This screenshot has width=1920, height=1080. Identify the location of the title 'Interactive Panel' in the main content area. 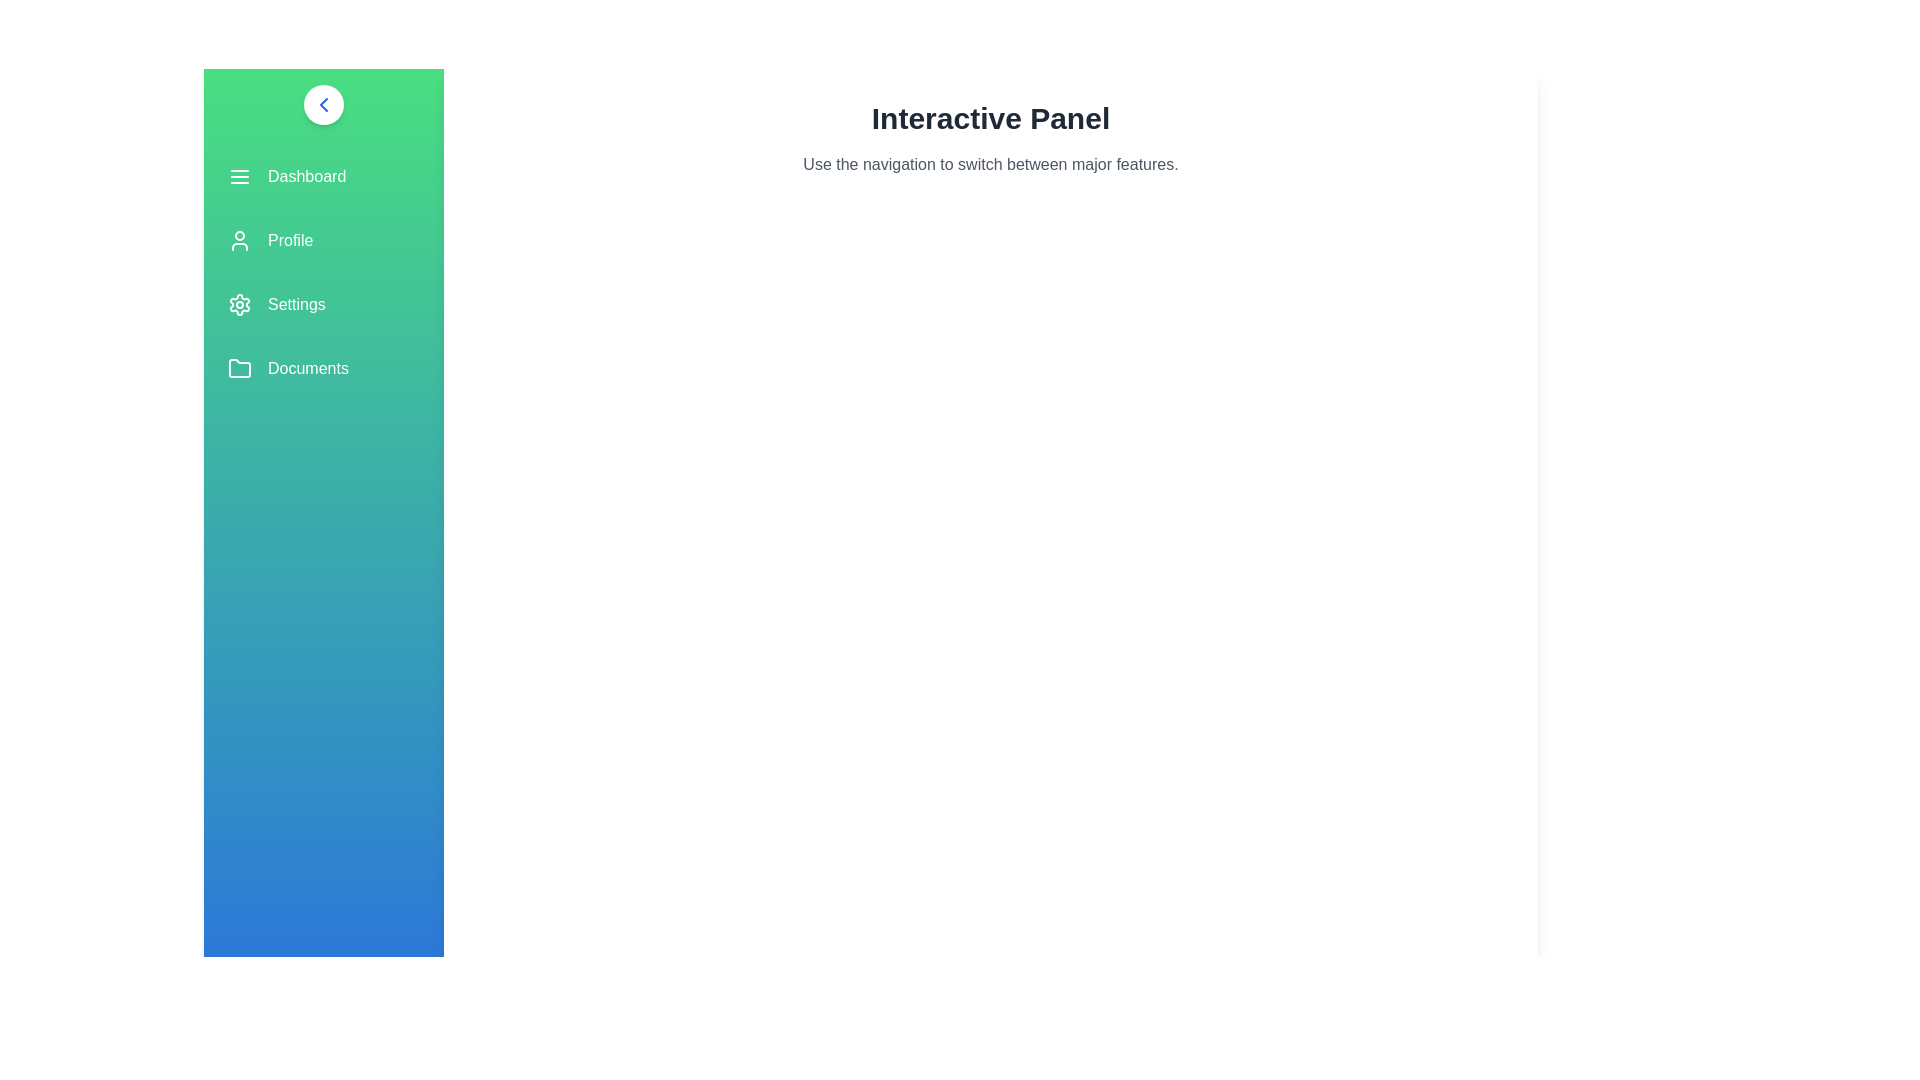
(990, 119).